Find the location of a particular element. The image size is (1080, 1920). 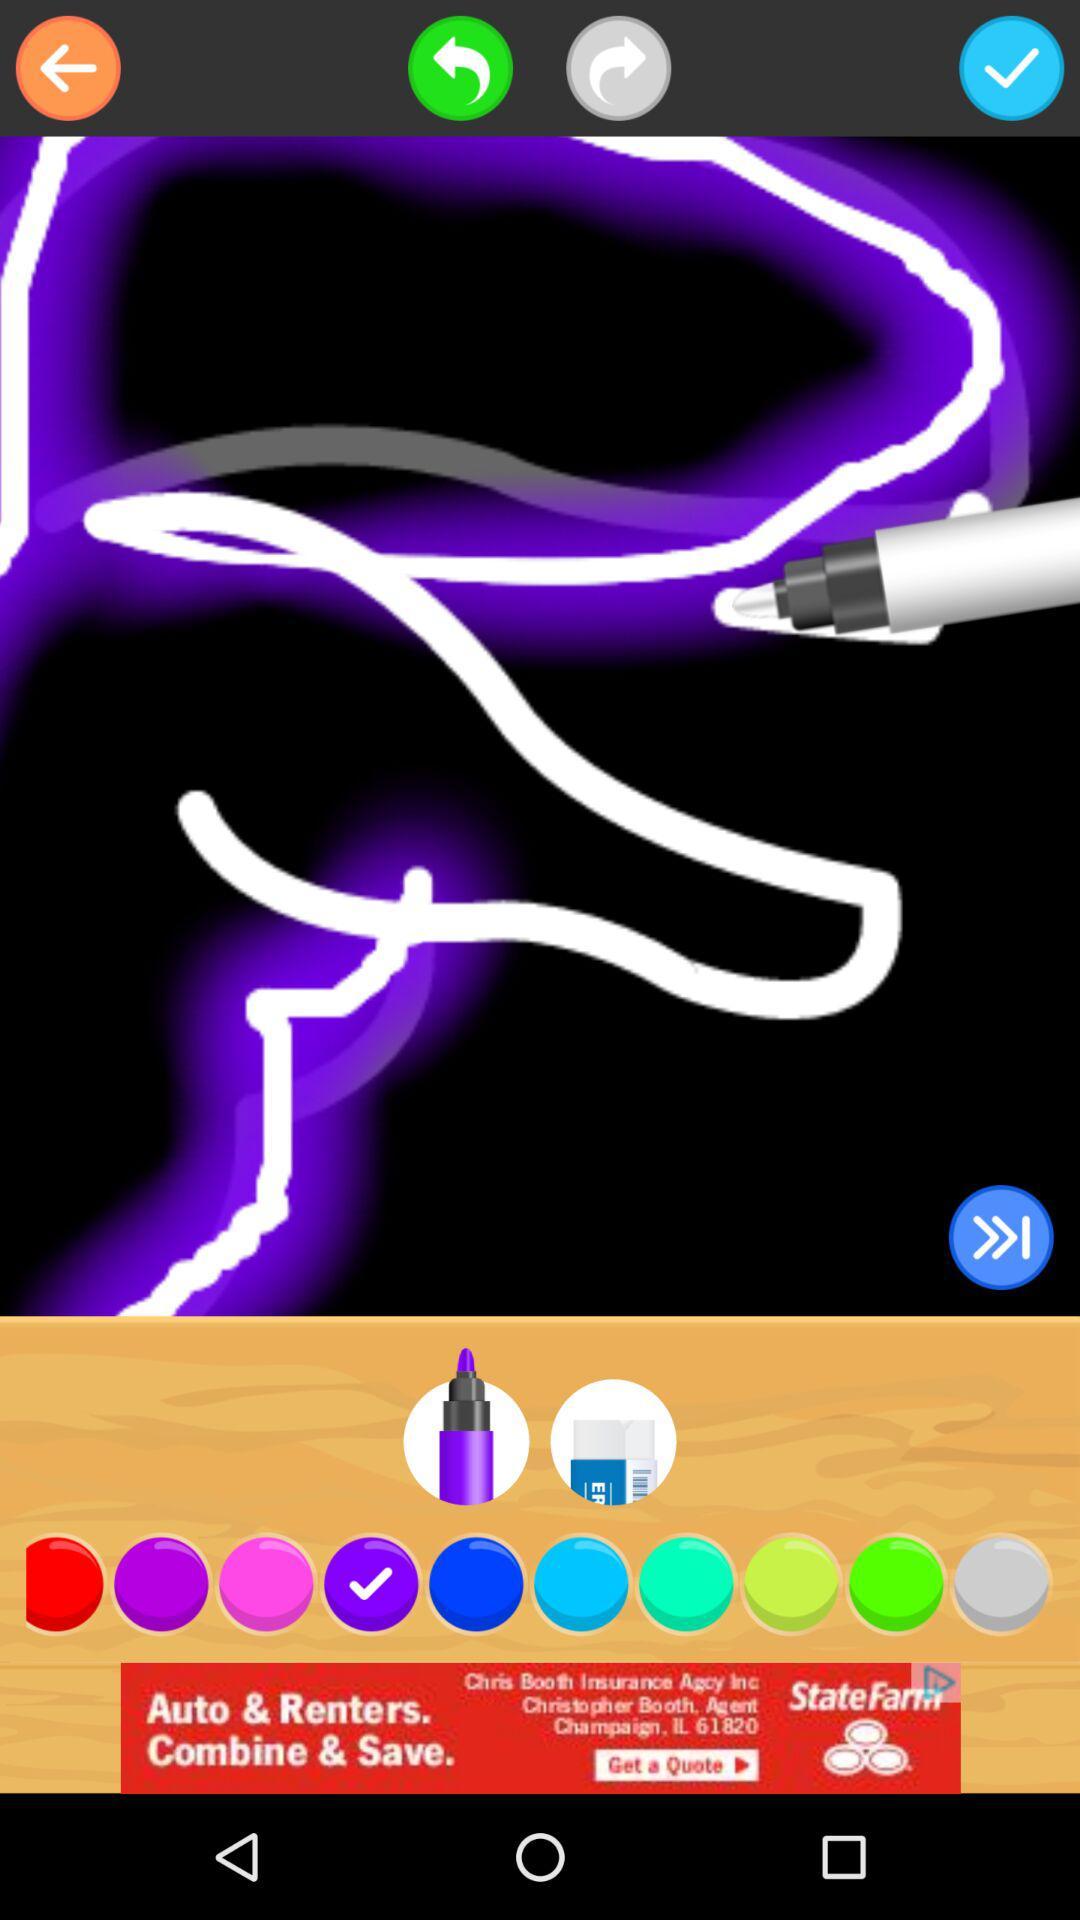

the icon on the right is located at coordinates (1001, 1236).